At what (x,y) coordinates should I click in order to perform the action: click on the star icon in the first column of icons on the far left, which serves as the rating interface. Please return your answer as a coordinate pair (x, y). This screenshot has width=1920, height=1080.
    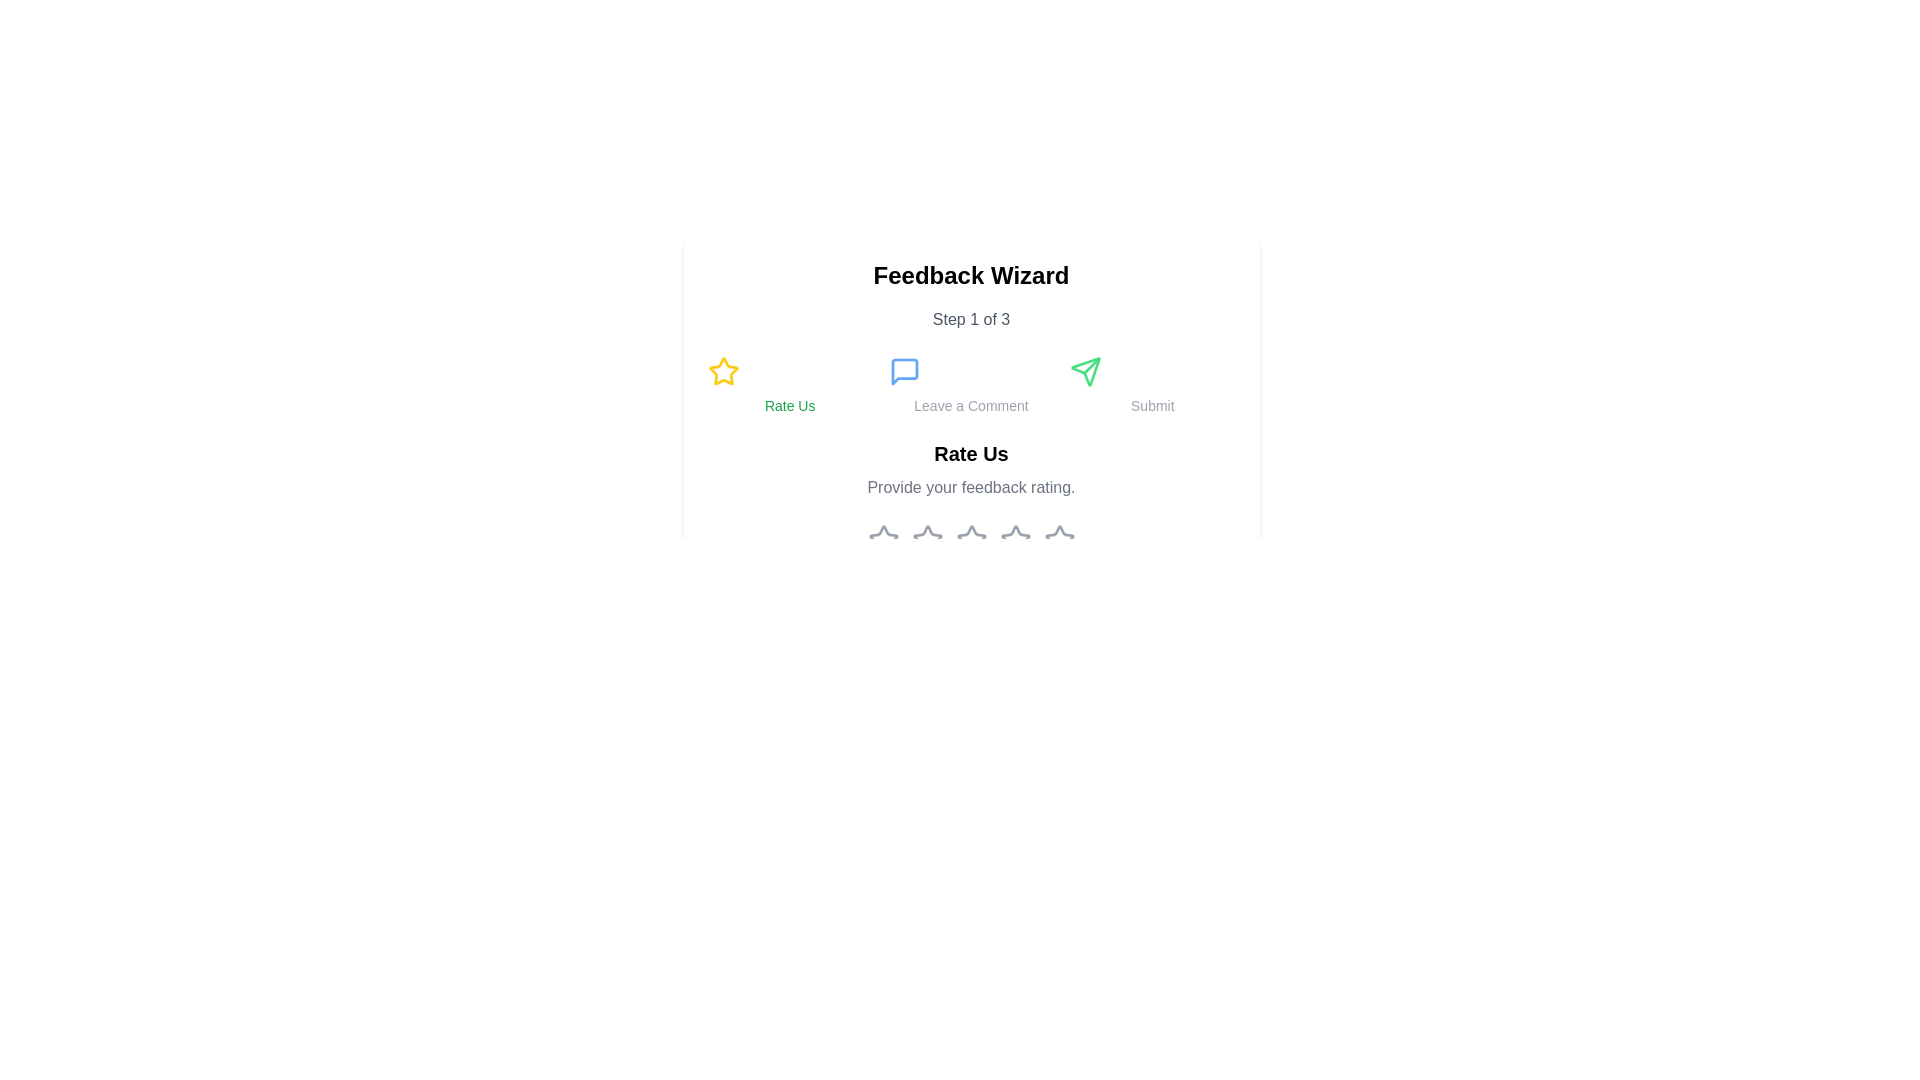
    Looking at the image, I should click on (722, 370).